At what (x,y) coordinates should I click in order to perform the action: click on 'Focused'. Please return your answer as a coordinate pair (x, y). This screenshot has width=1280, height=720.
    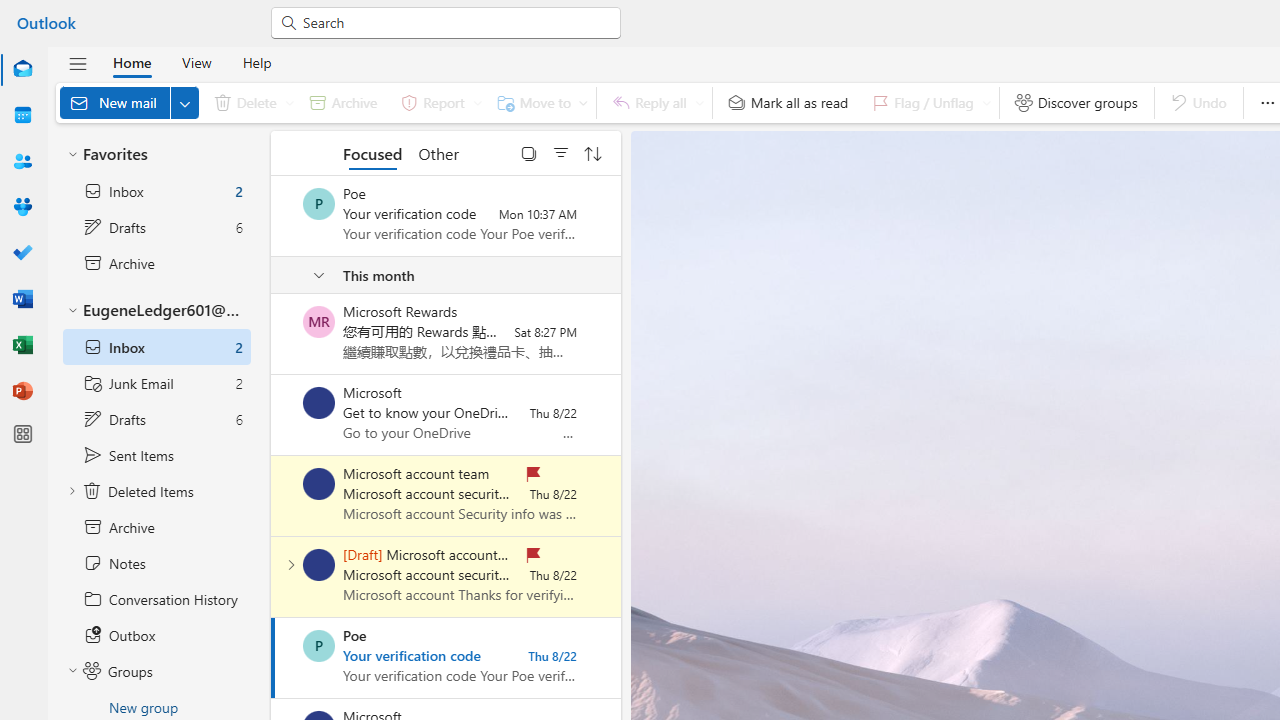
    Looking at the image, I should click on (373, 152).